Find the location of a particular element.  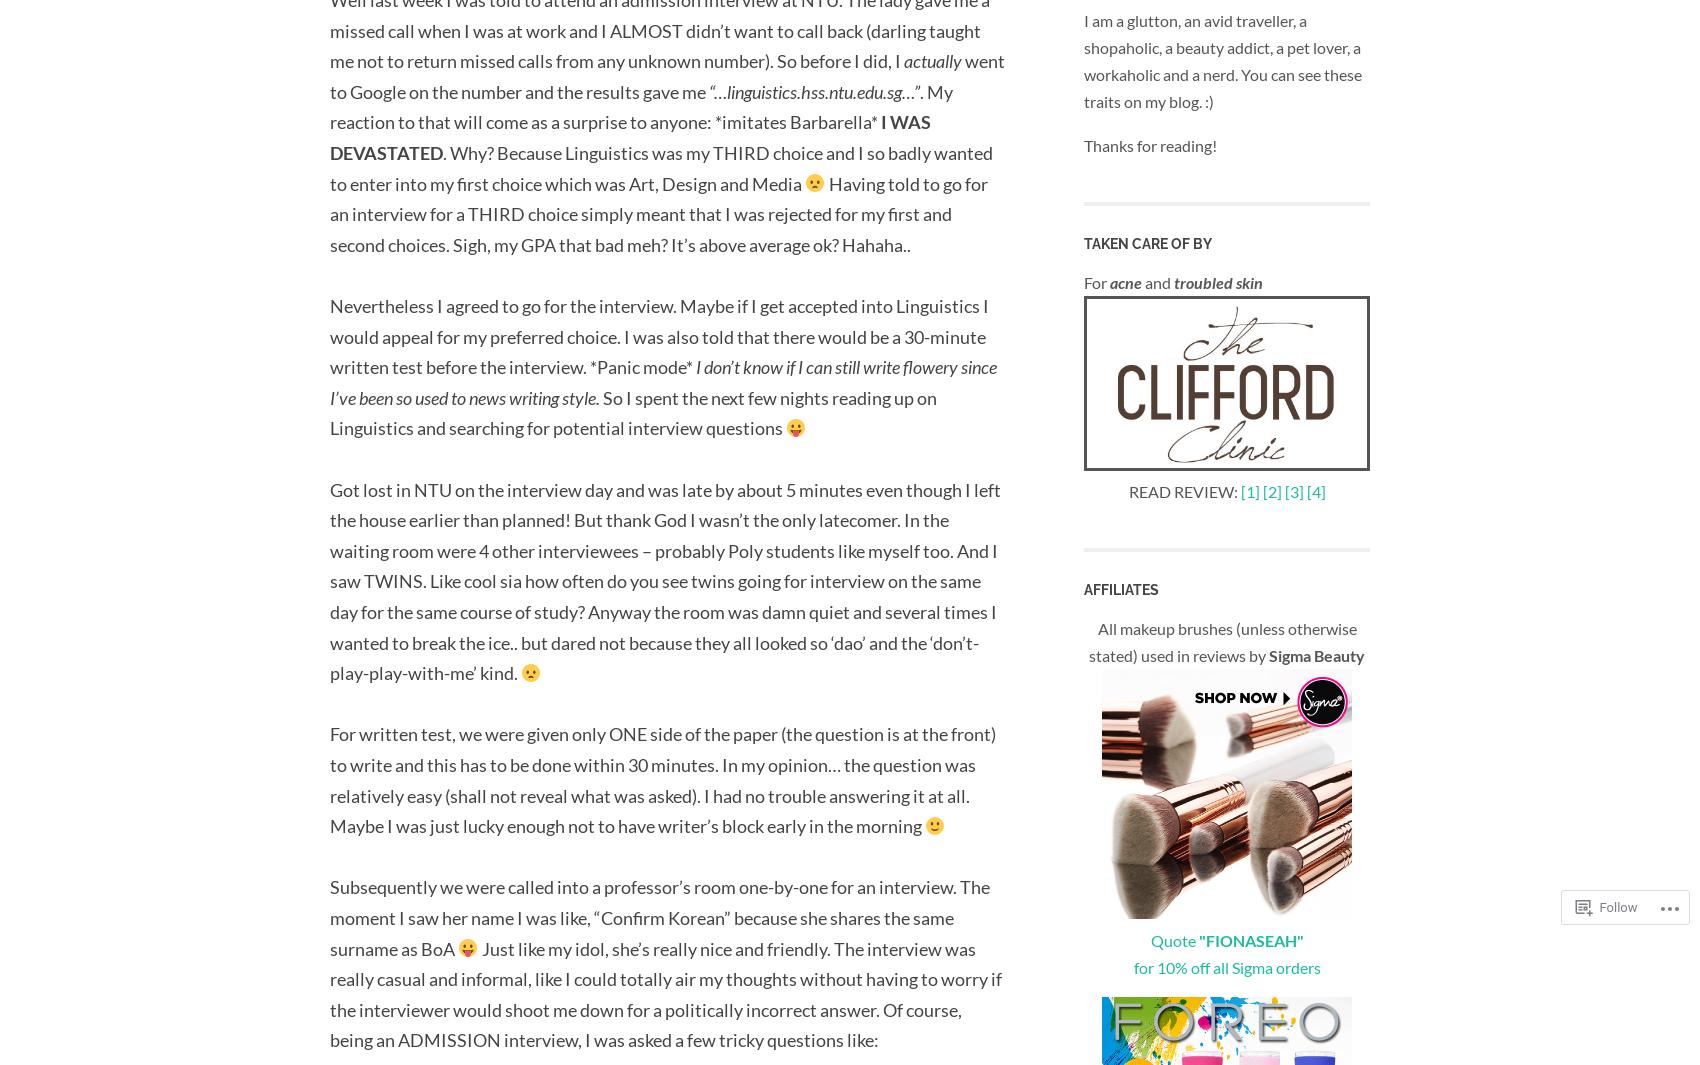

'Having told to go for an interview for a THIRD choice simply meant that I was rejected for my first and second choices. Sigh, my GPA that bad meh? It’s above average ok? Hahaha..' is located at coordinates (658, 212).